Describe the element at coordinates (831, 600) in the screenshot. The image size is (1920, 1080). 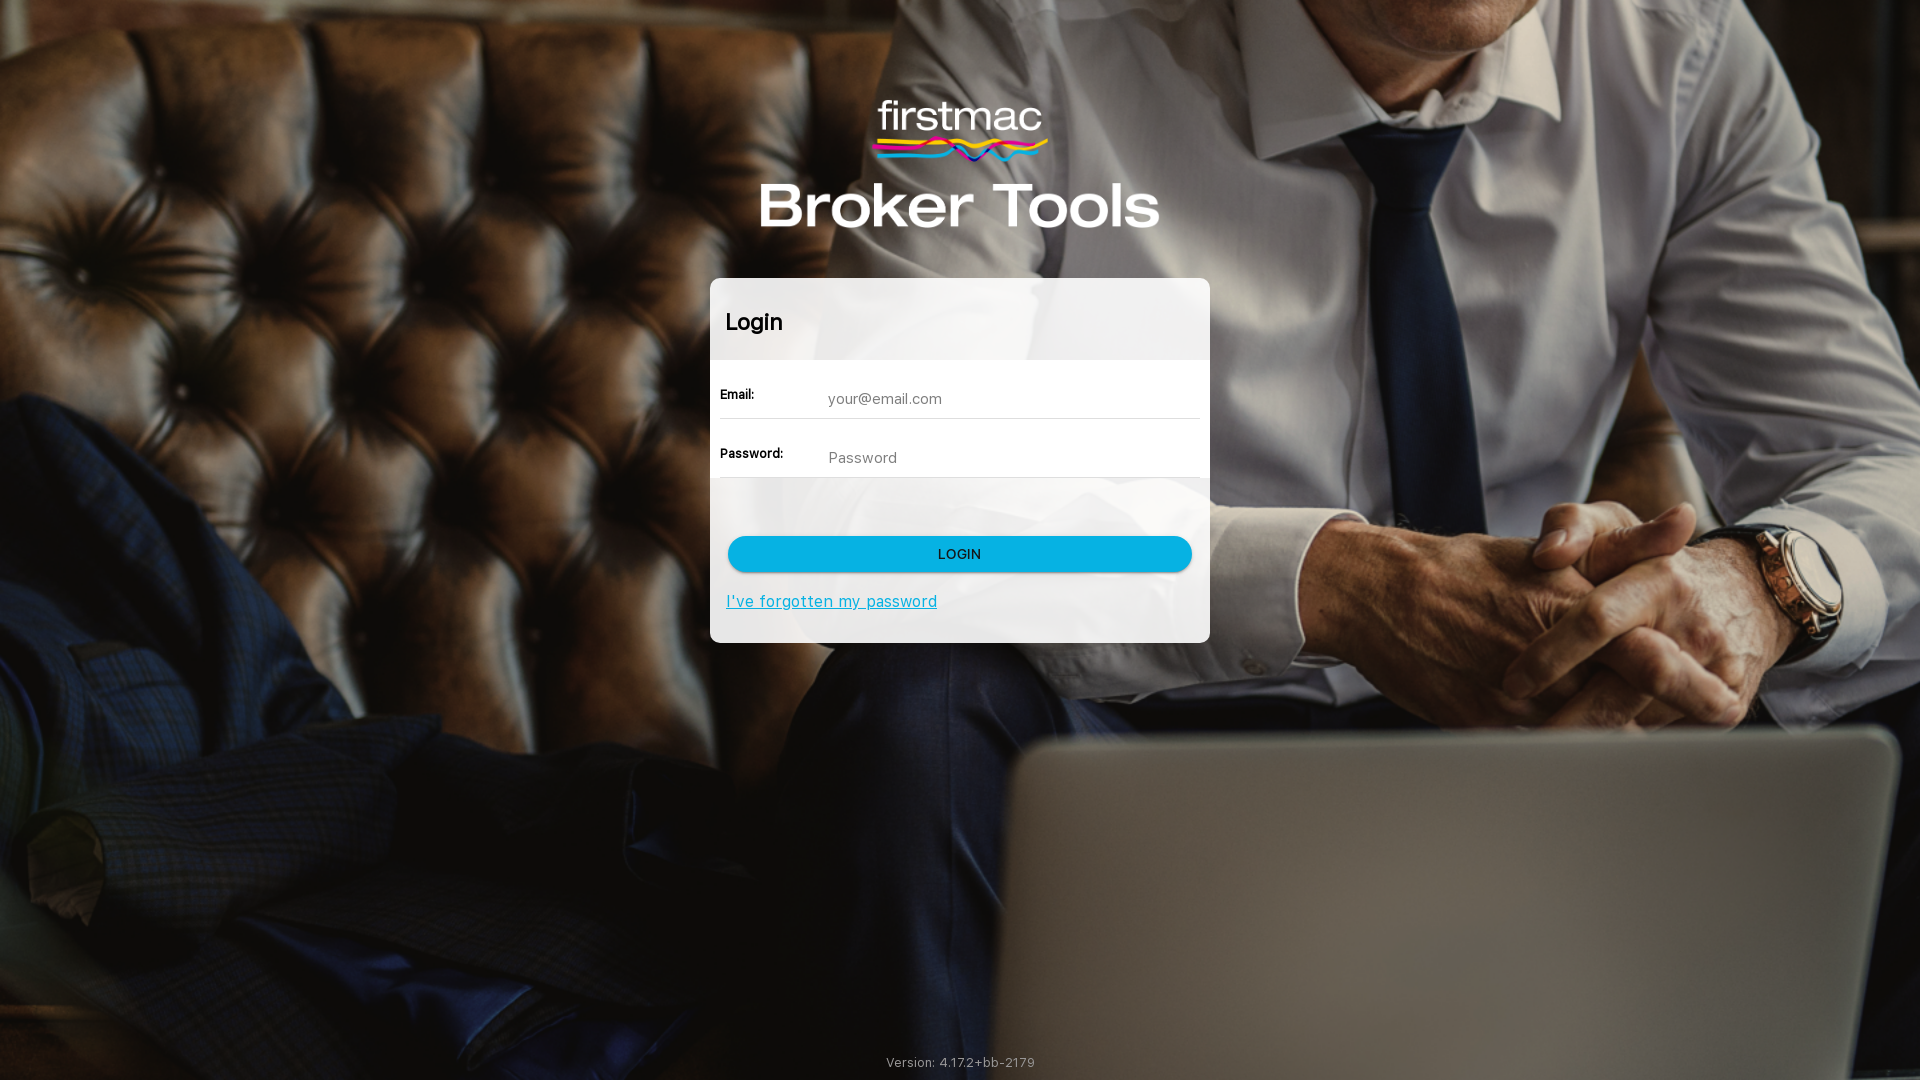
I see `'I've forgotten my password'` at that location.